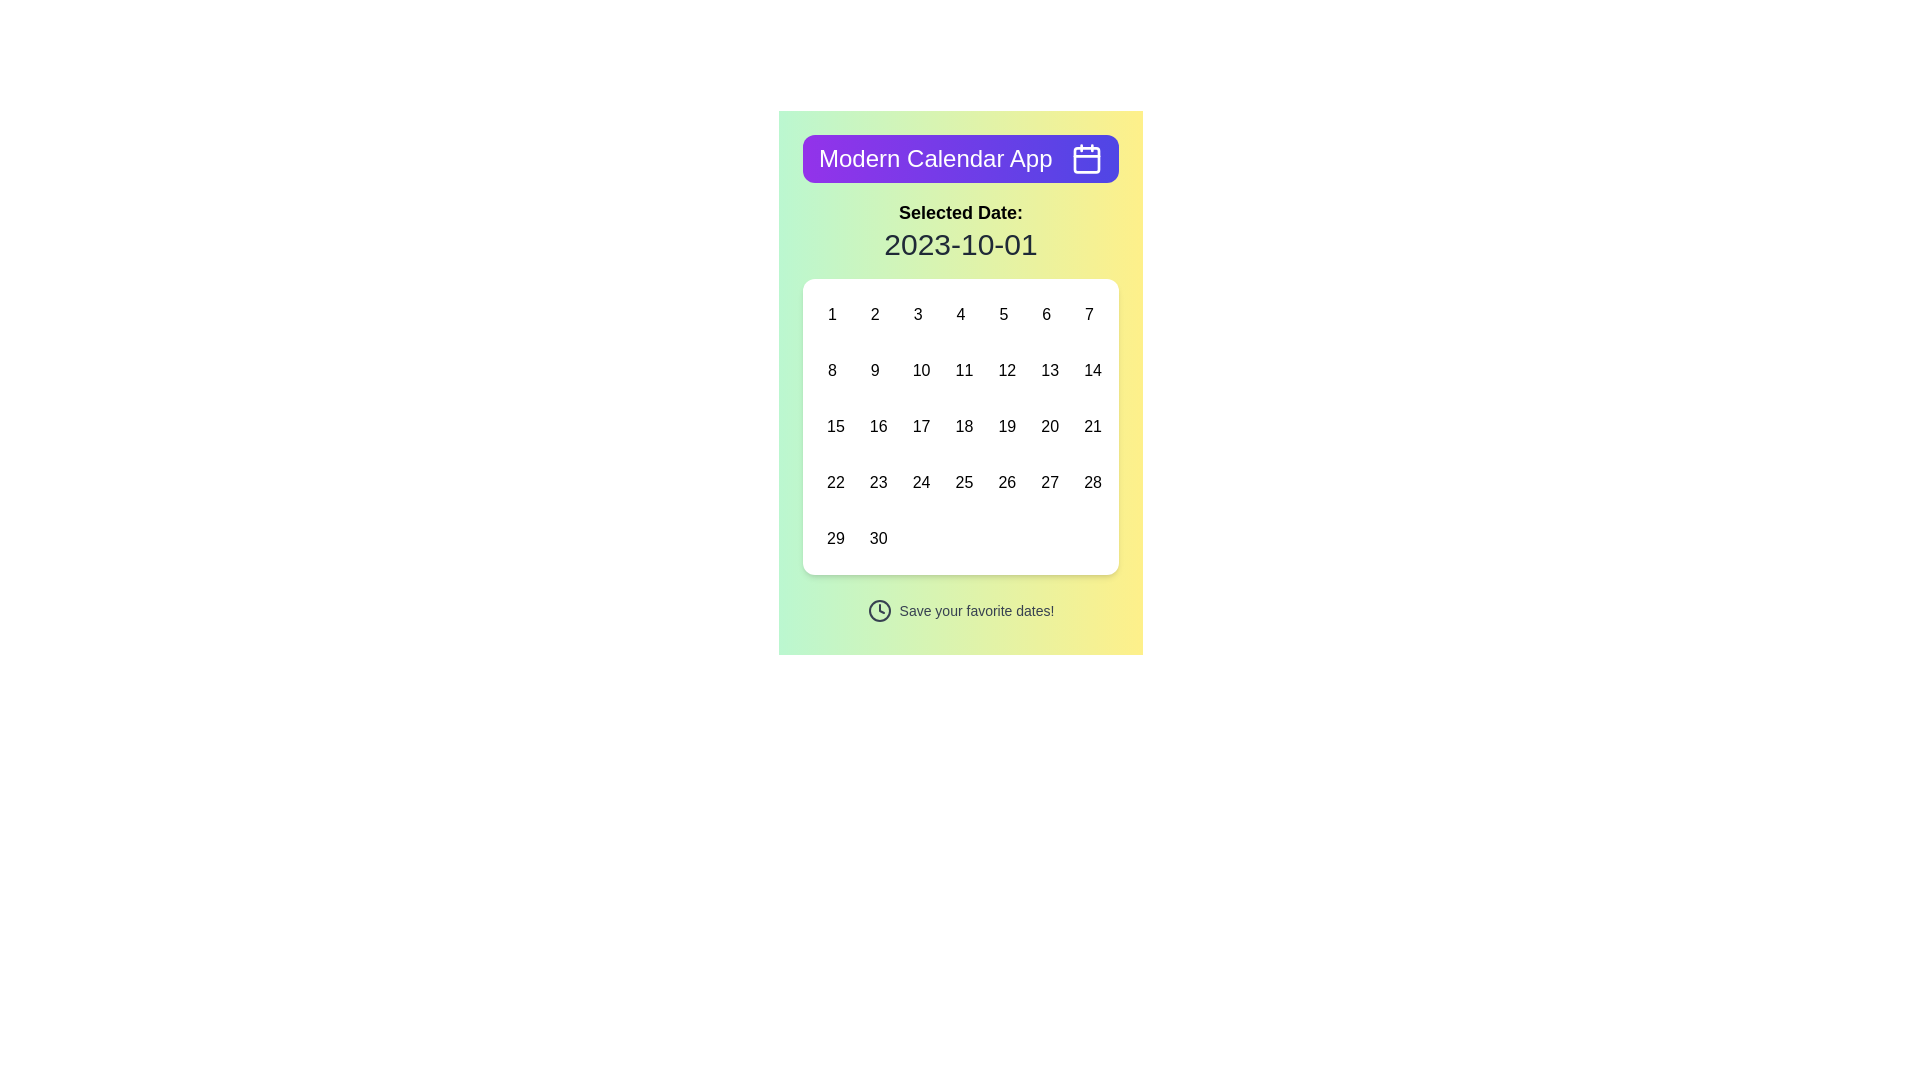  What do you see at coordinates (875, 370) in the screenshot?
I see `the date selection button for '9' in the calendar grid located in the second row and second column` at bounding box center [875, 370].